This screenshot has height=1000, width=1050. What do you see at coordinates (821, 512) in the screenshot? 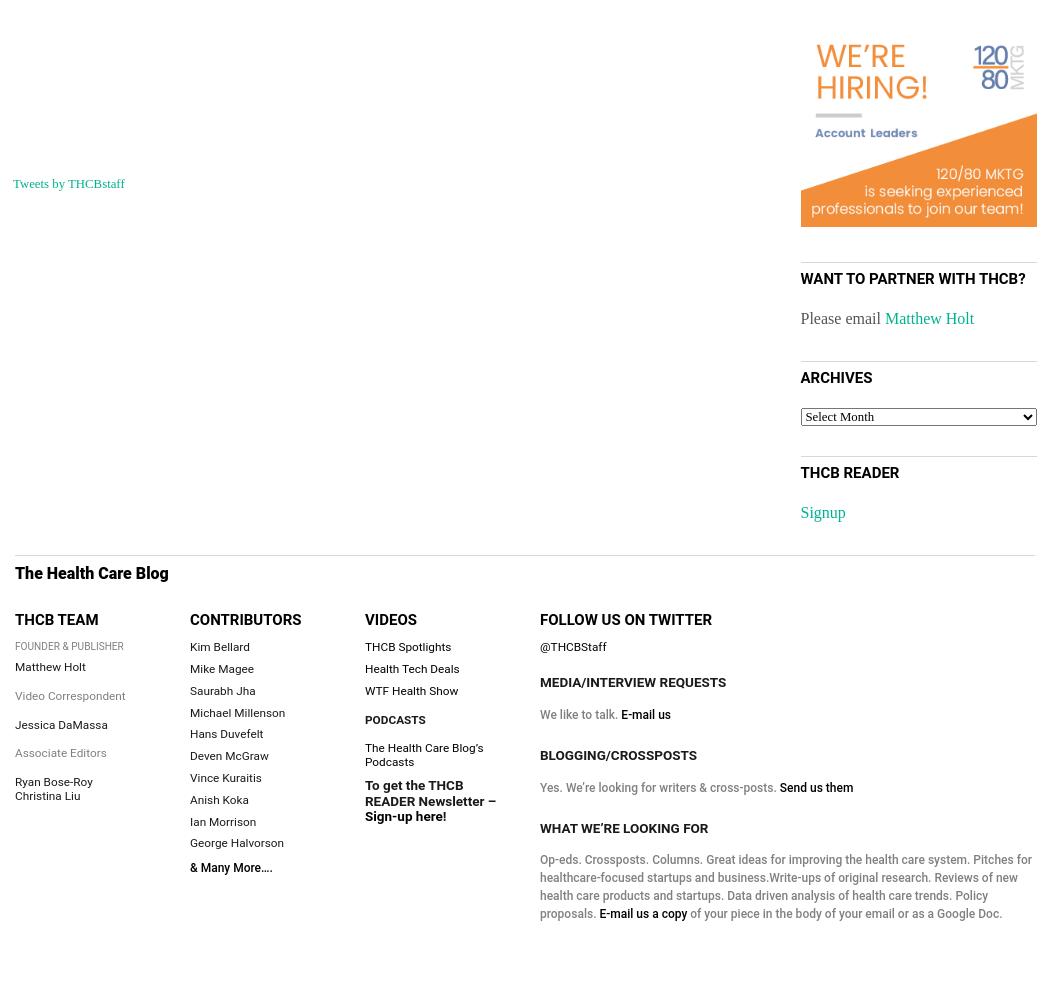
I see `'Signup'` at bounding box center [821, 512].